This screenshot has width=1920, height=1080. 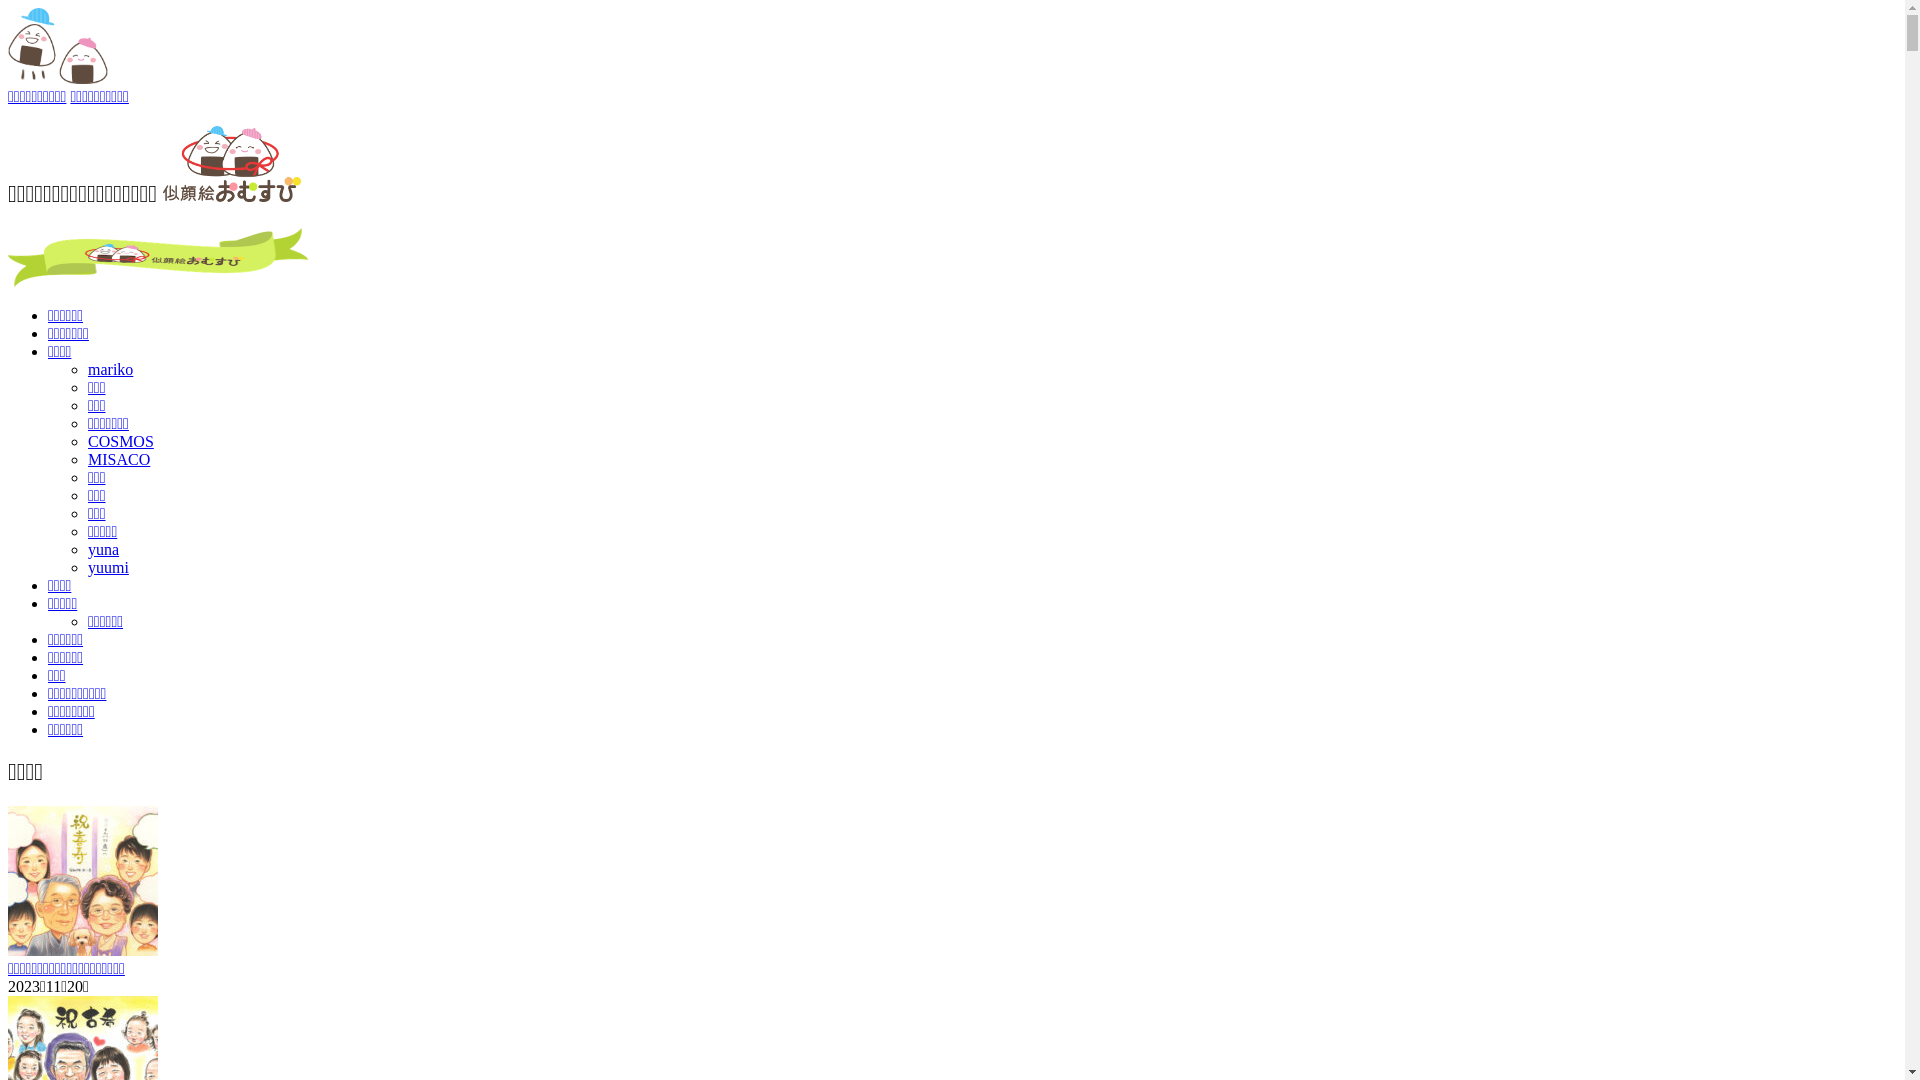 What do you see at coordinates (118, 459) in the screenshot?
I see `'MISACO'` at bounding box center [118, 459].